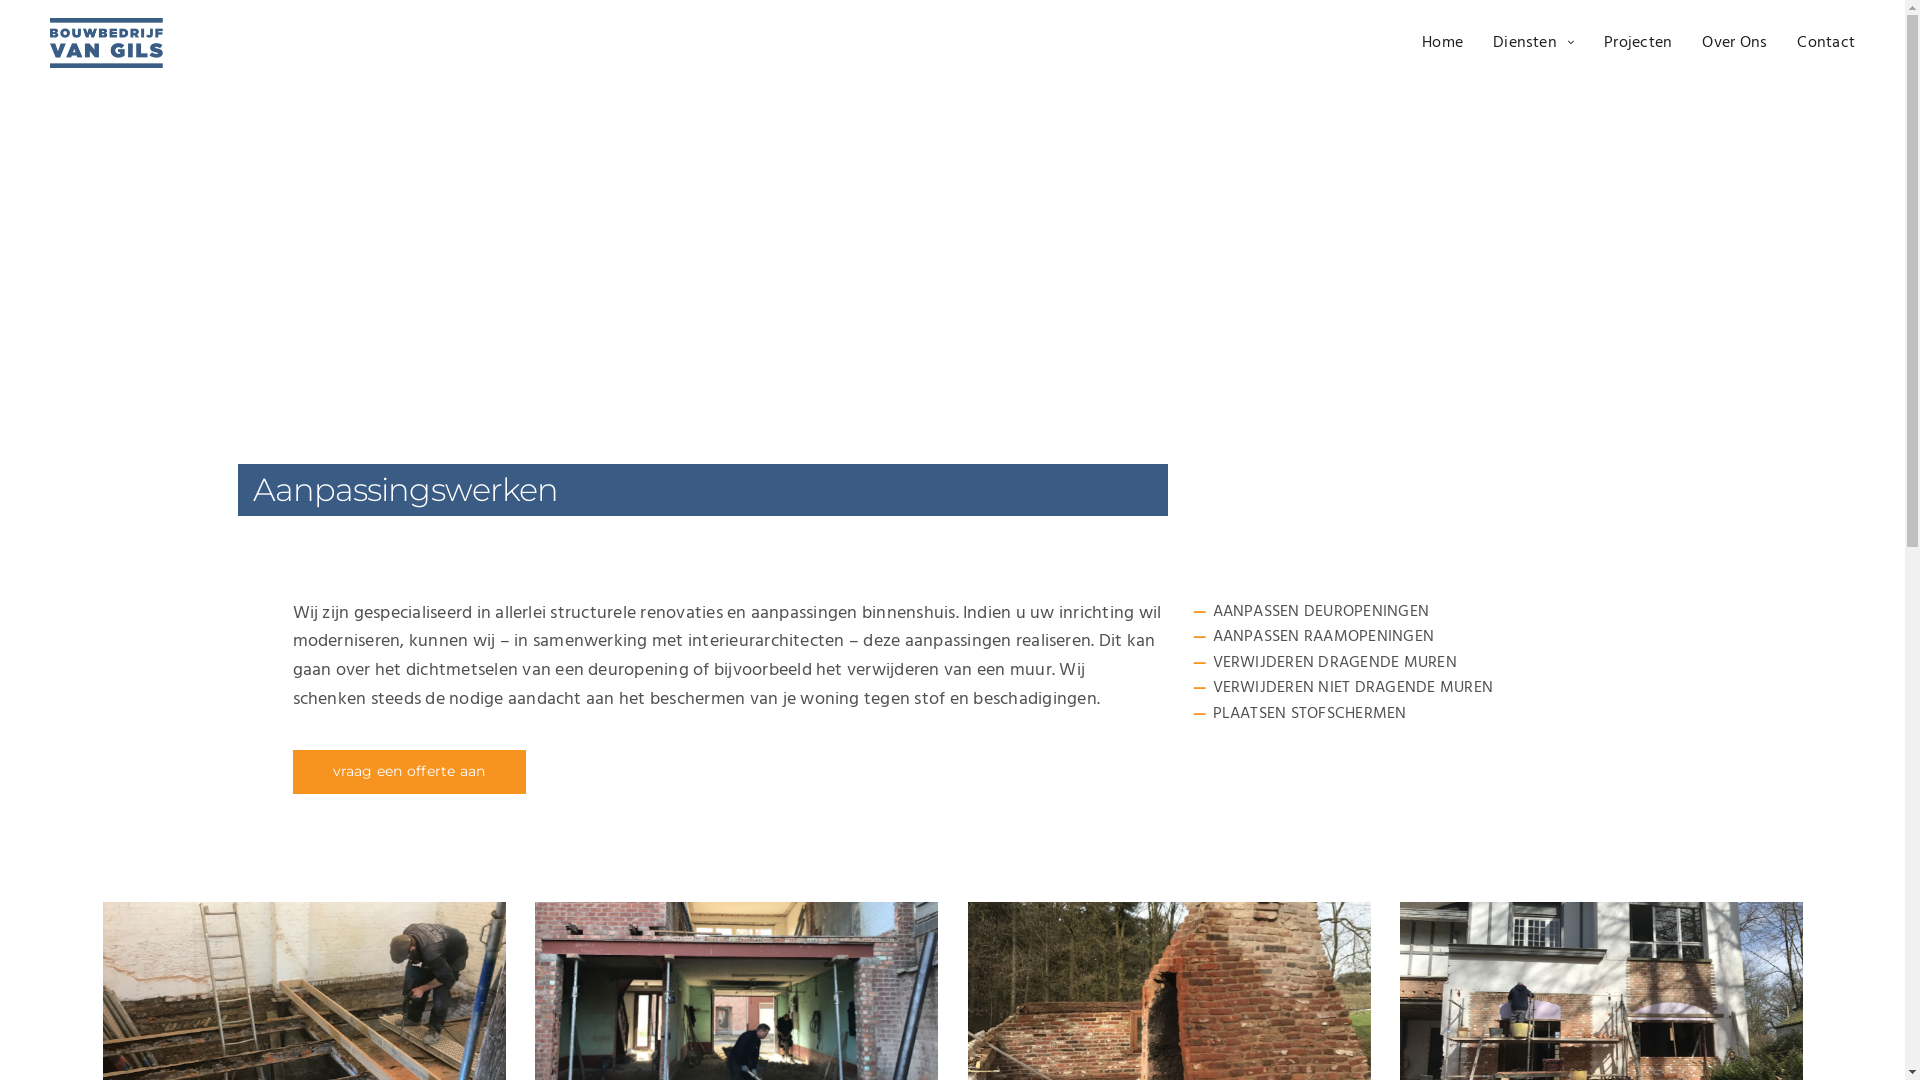  I want to click on 'Bouwbedrijf Van Gils', so click(105, 42).